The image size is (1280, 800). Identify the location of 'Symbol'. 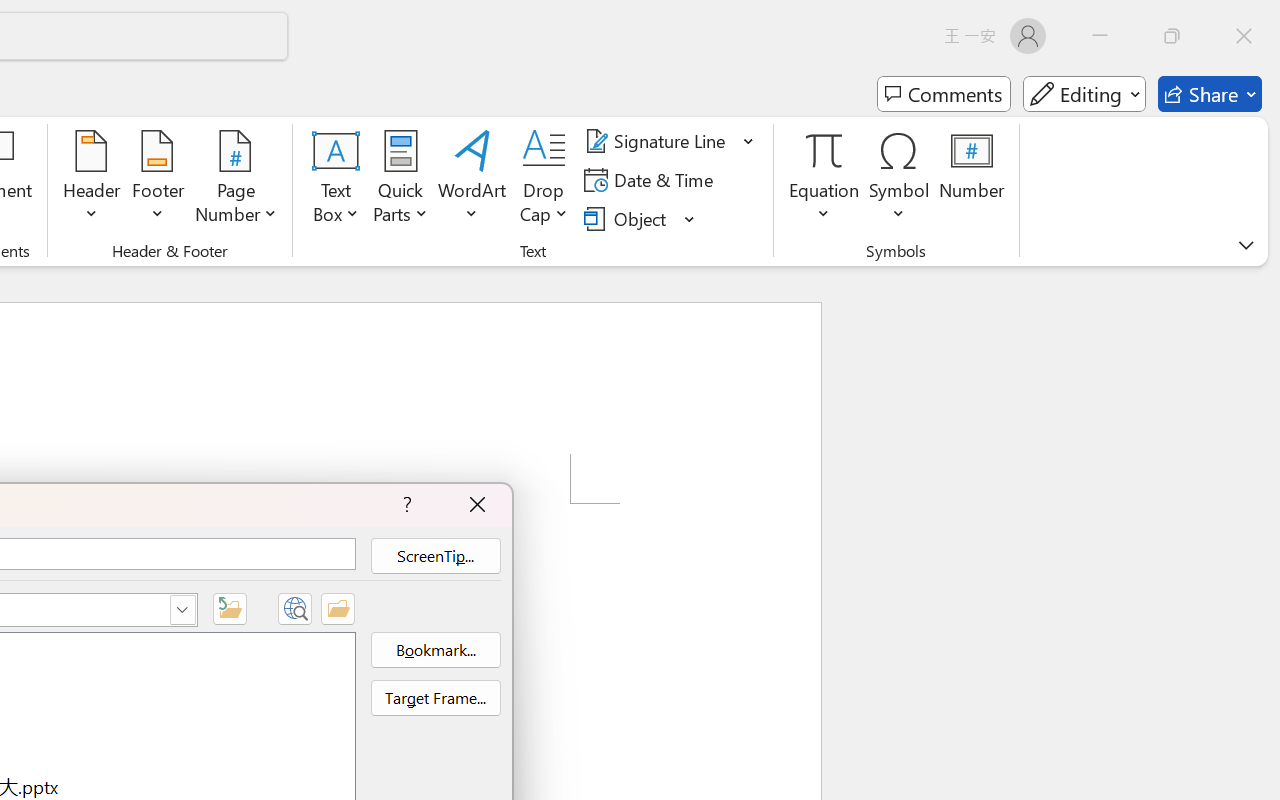
(898, 179).